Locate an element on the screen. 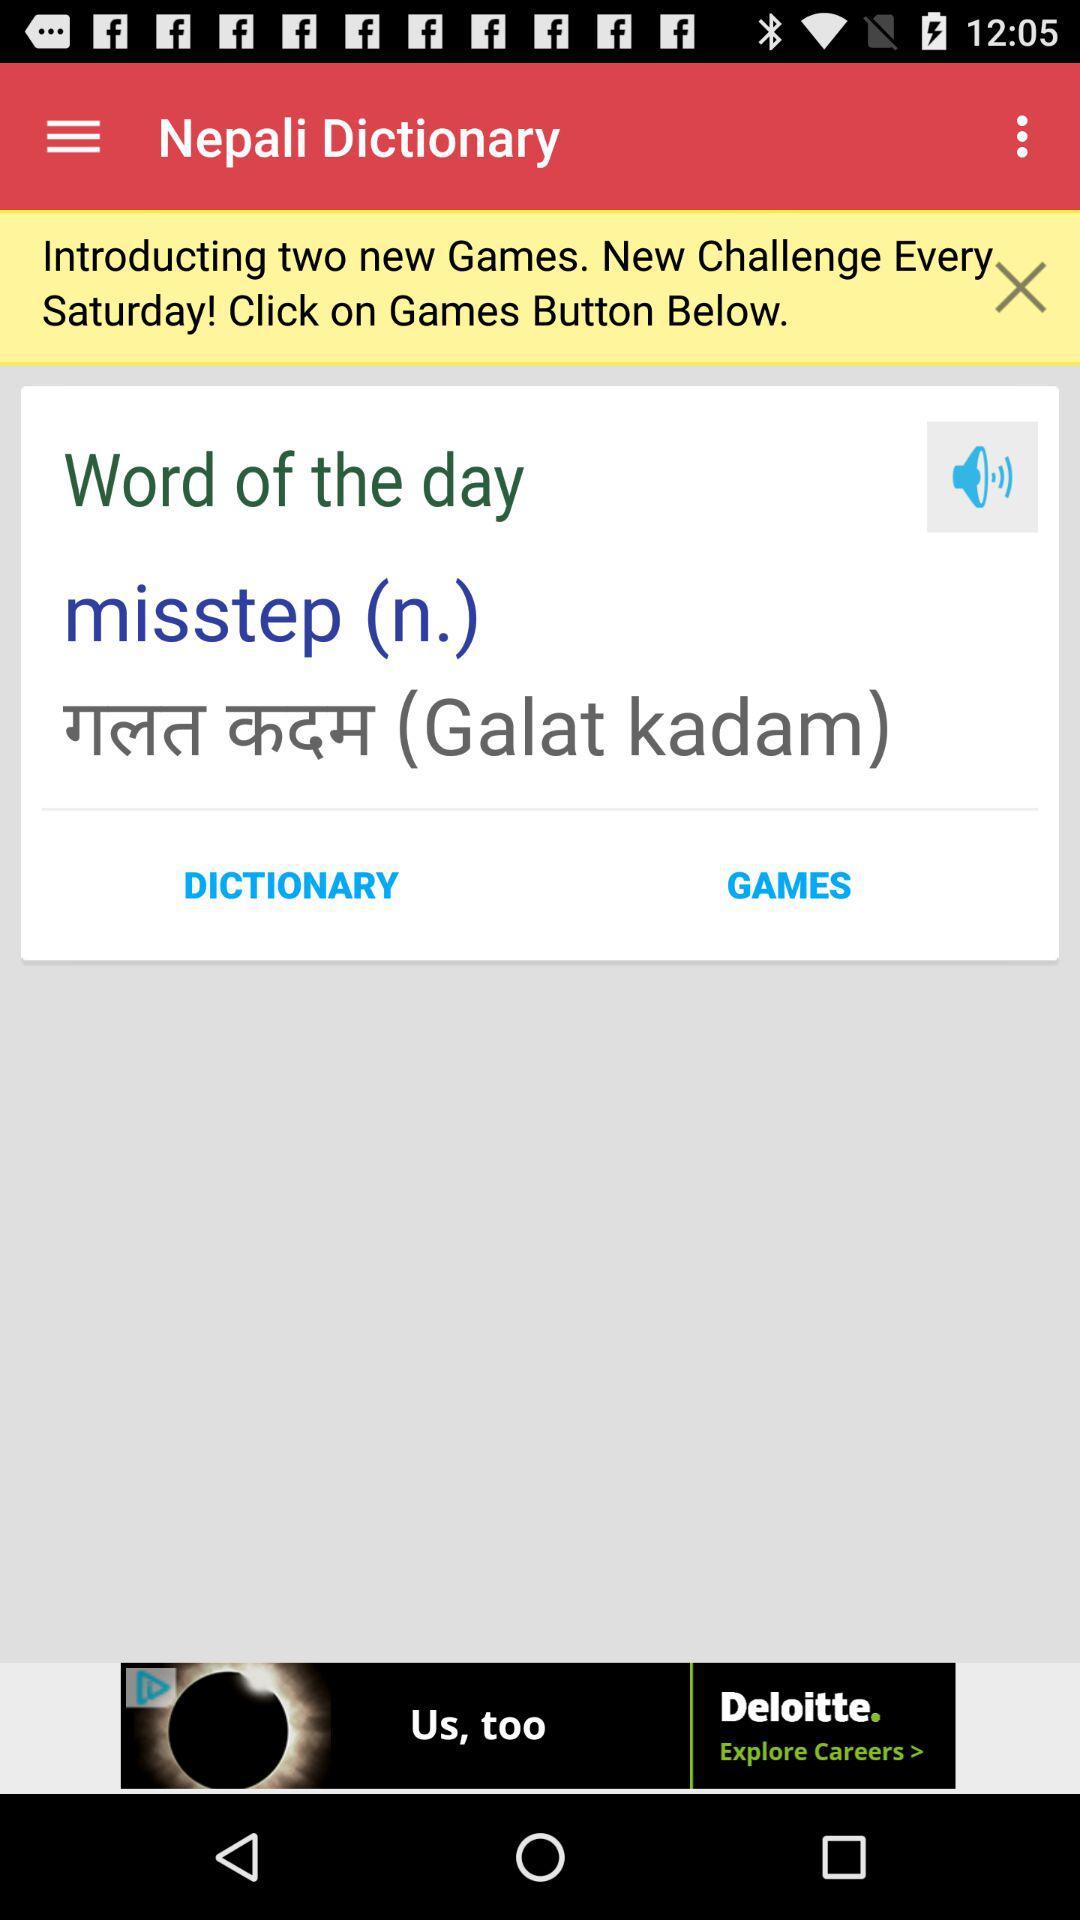 This screenshot has height=1920, width=1080. the website shown in the advertisement is located at coordinates (540, 1727).